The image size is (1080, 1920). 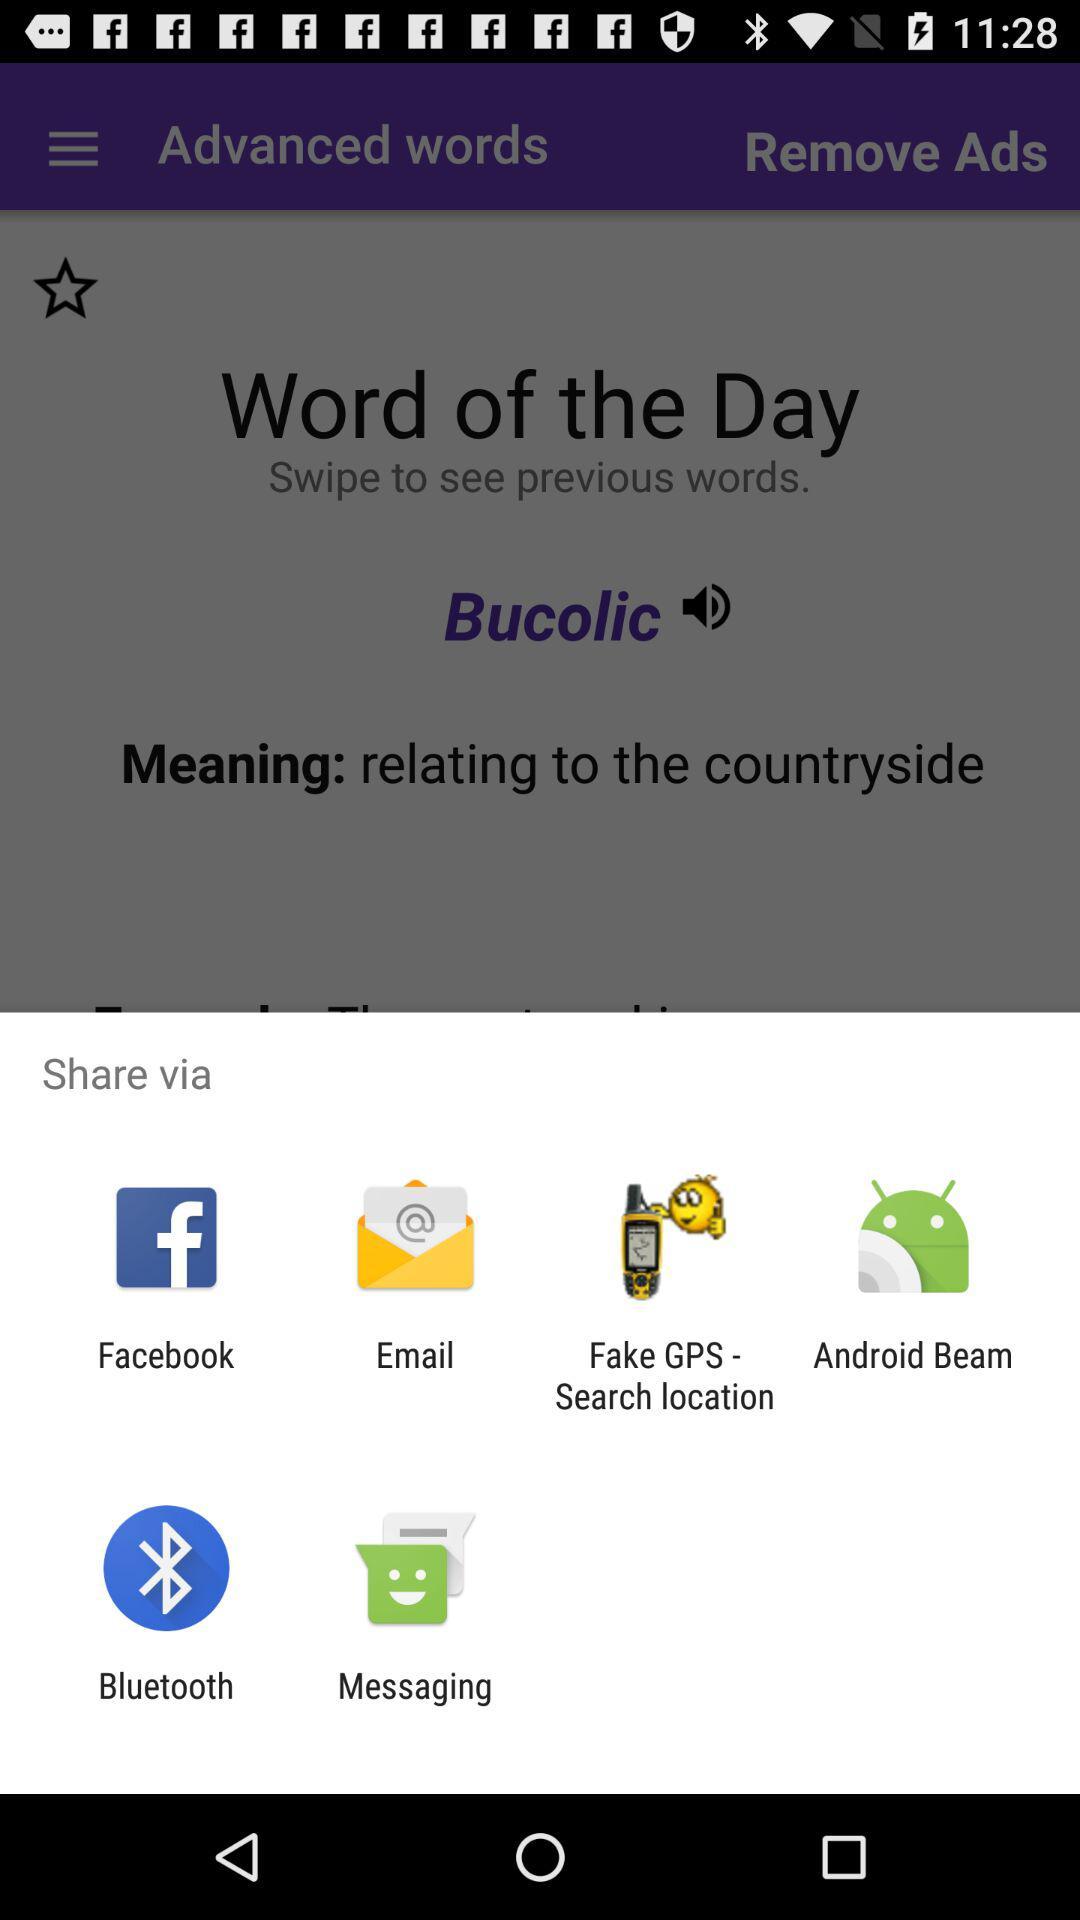 I want to click on item to the right of email app, so click(x=664, y=1374).